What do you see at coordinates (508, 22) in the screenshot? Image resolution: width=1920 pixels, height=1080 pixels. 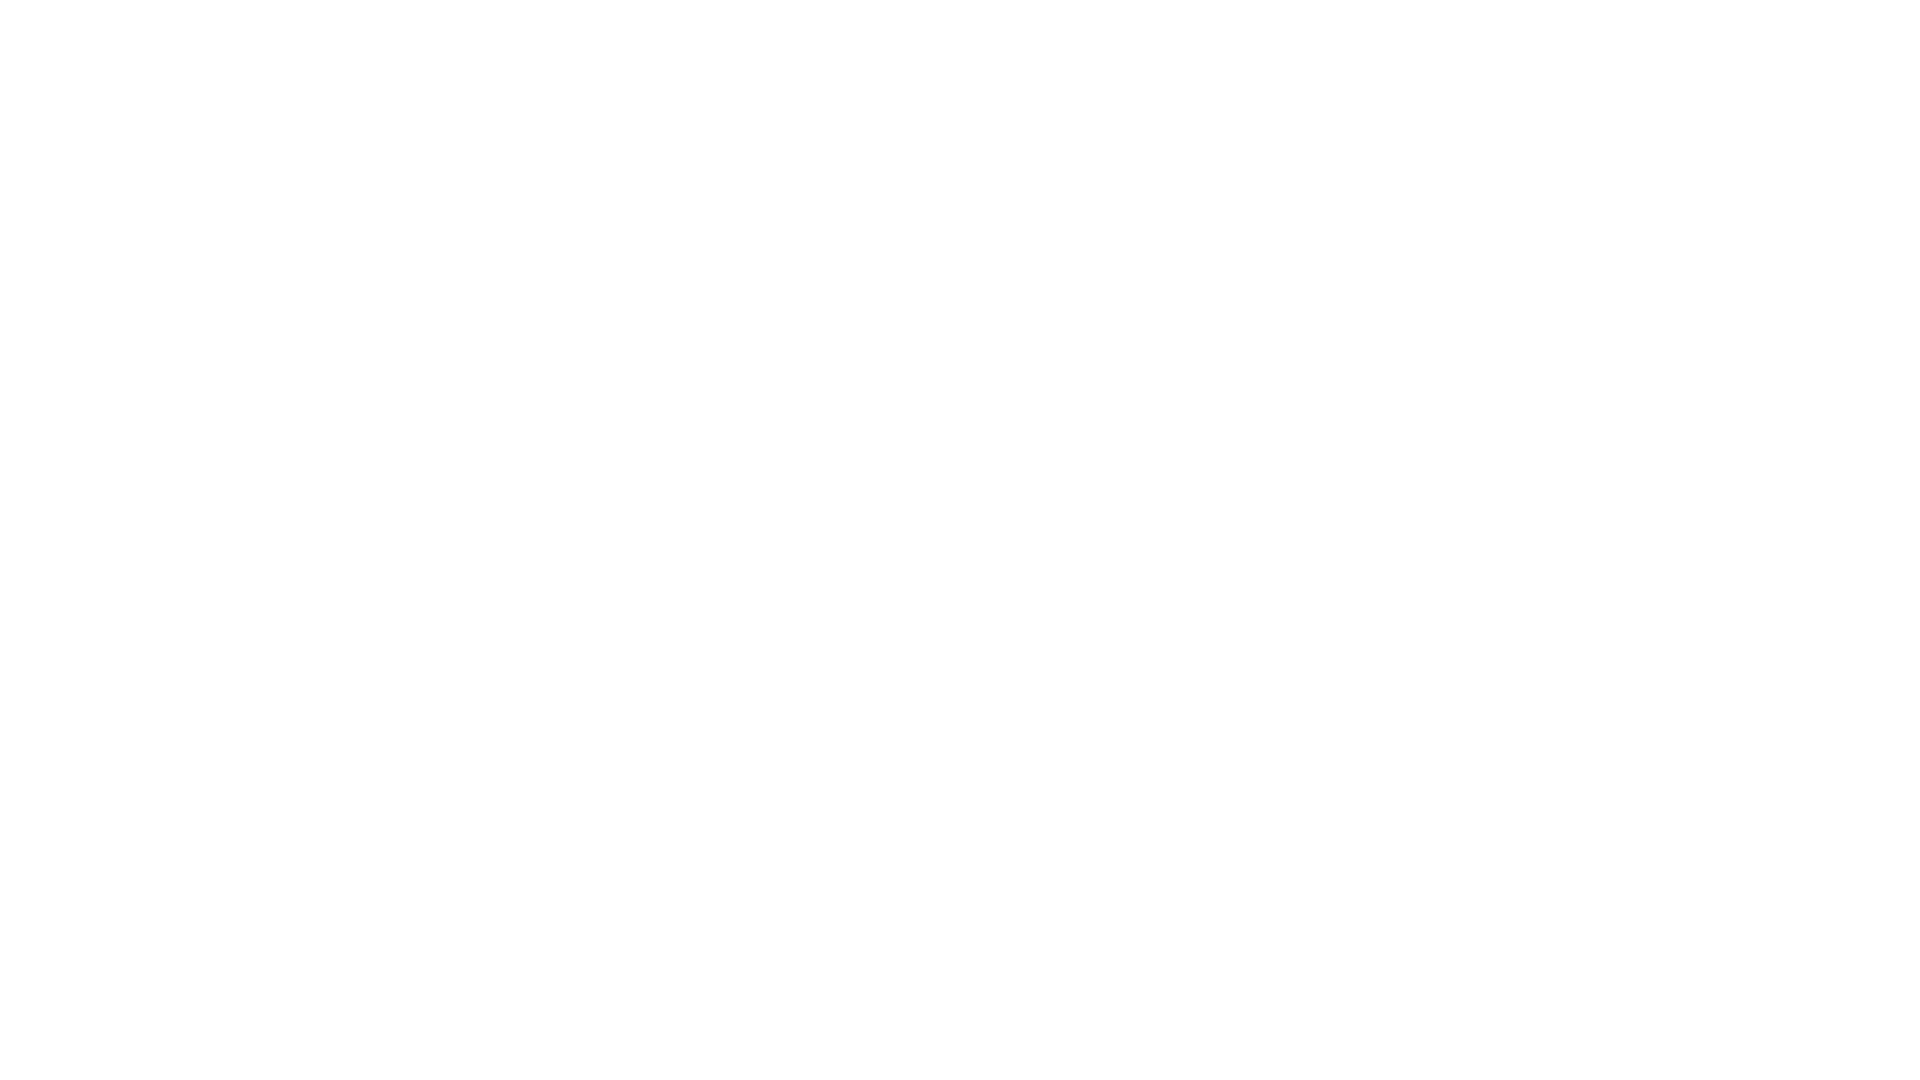 I see `Global Team Considerations` at bounding box center [508, 22].